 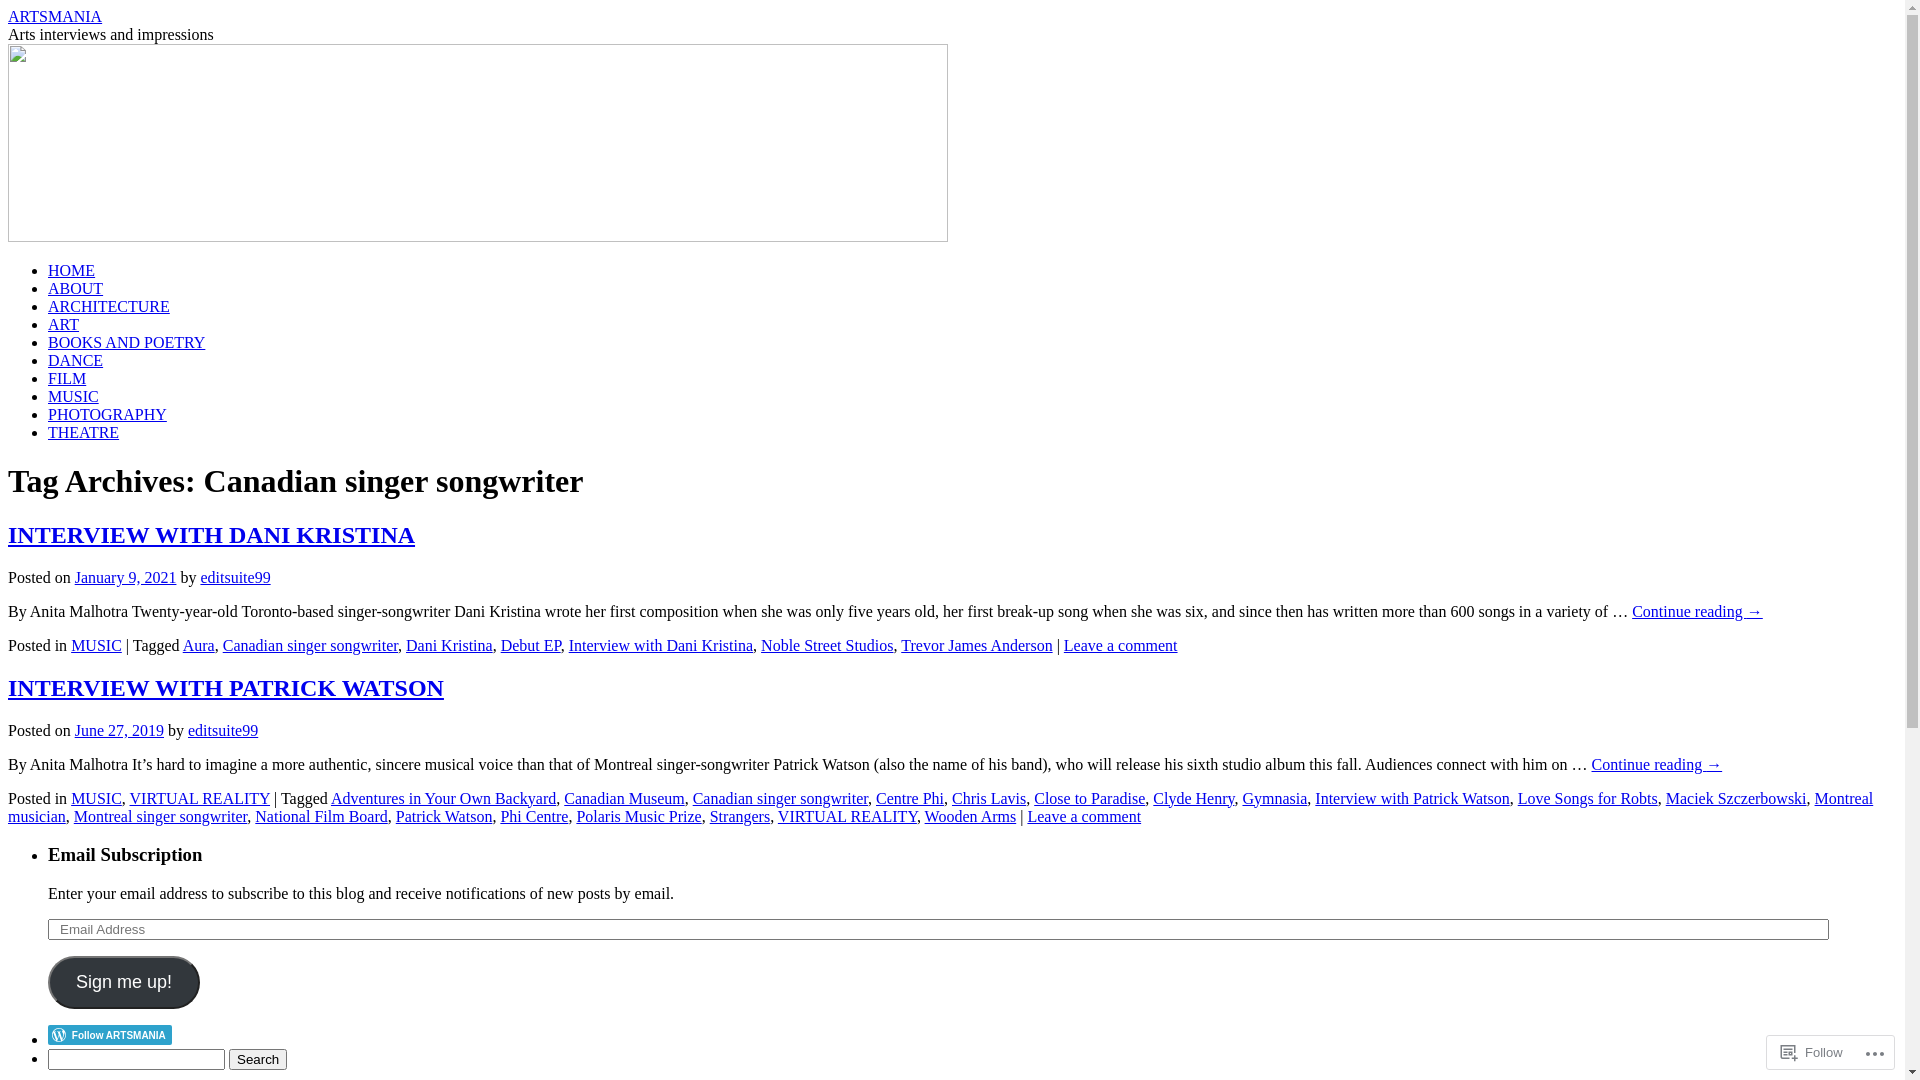 I want to click on 'Close to Paradise', so click(x=1088, y=797).